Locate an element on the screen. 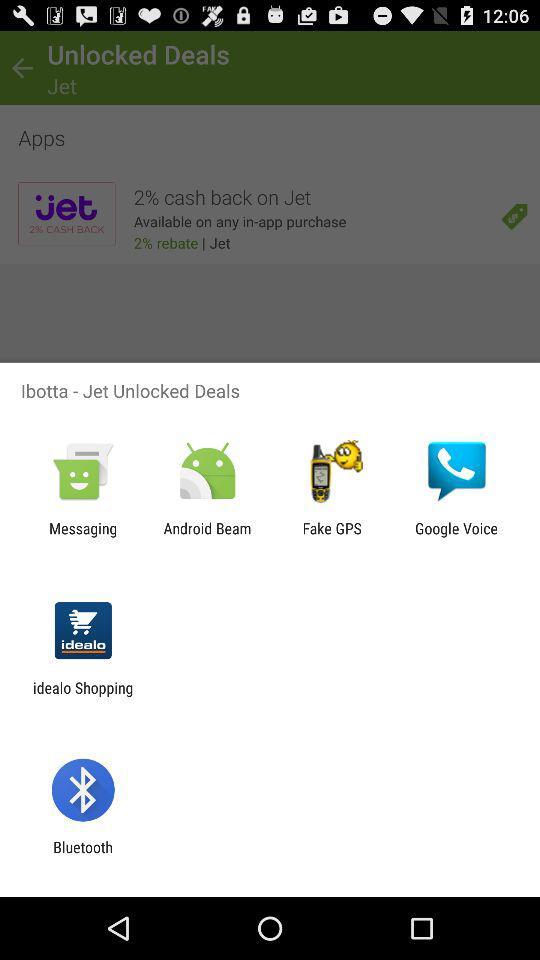 This screenshot has height=960, width=540. the item to the right of the messaging item is located at coordinates (206, 536).